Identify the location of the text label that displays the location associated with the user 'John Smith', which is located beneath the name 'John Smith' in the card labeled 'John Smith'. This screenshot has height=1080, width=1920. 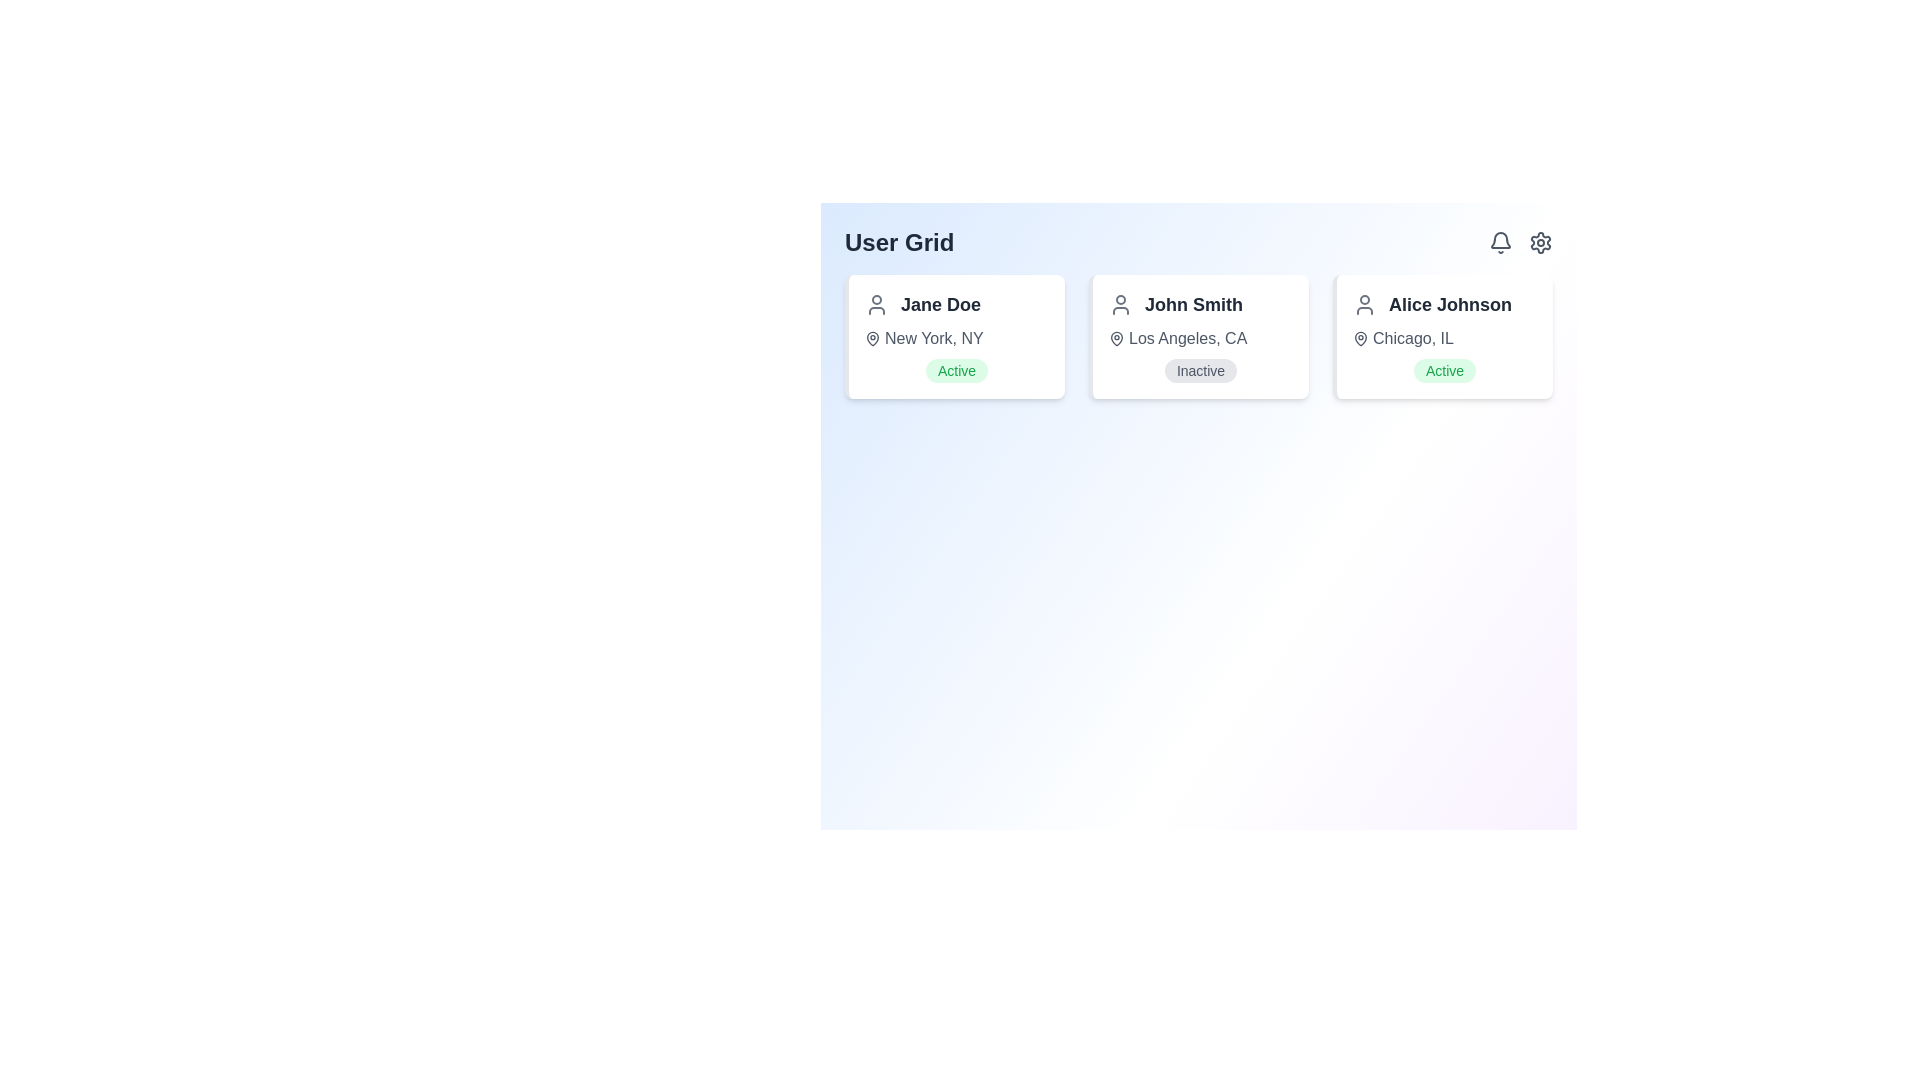
(1188, 338).